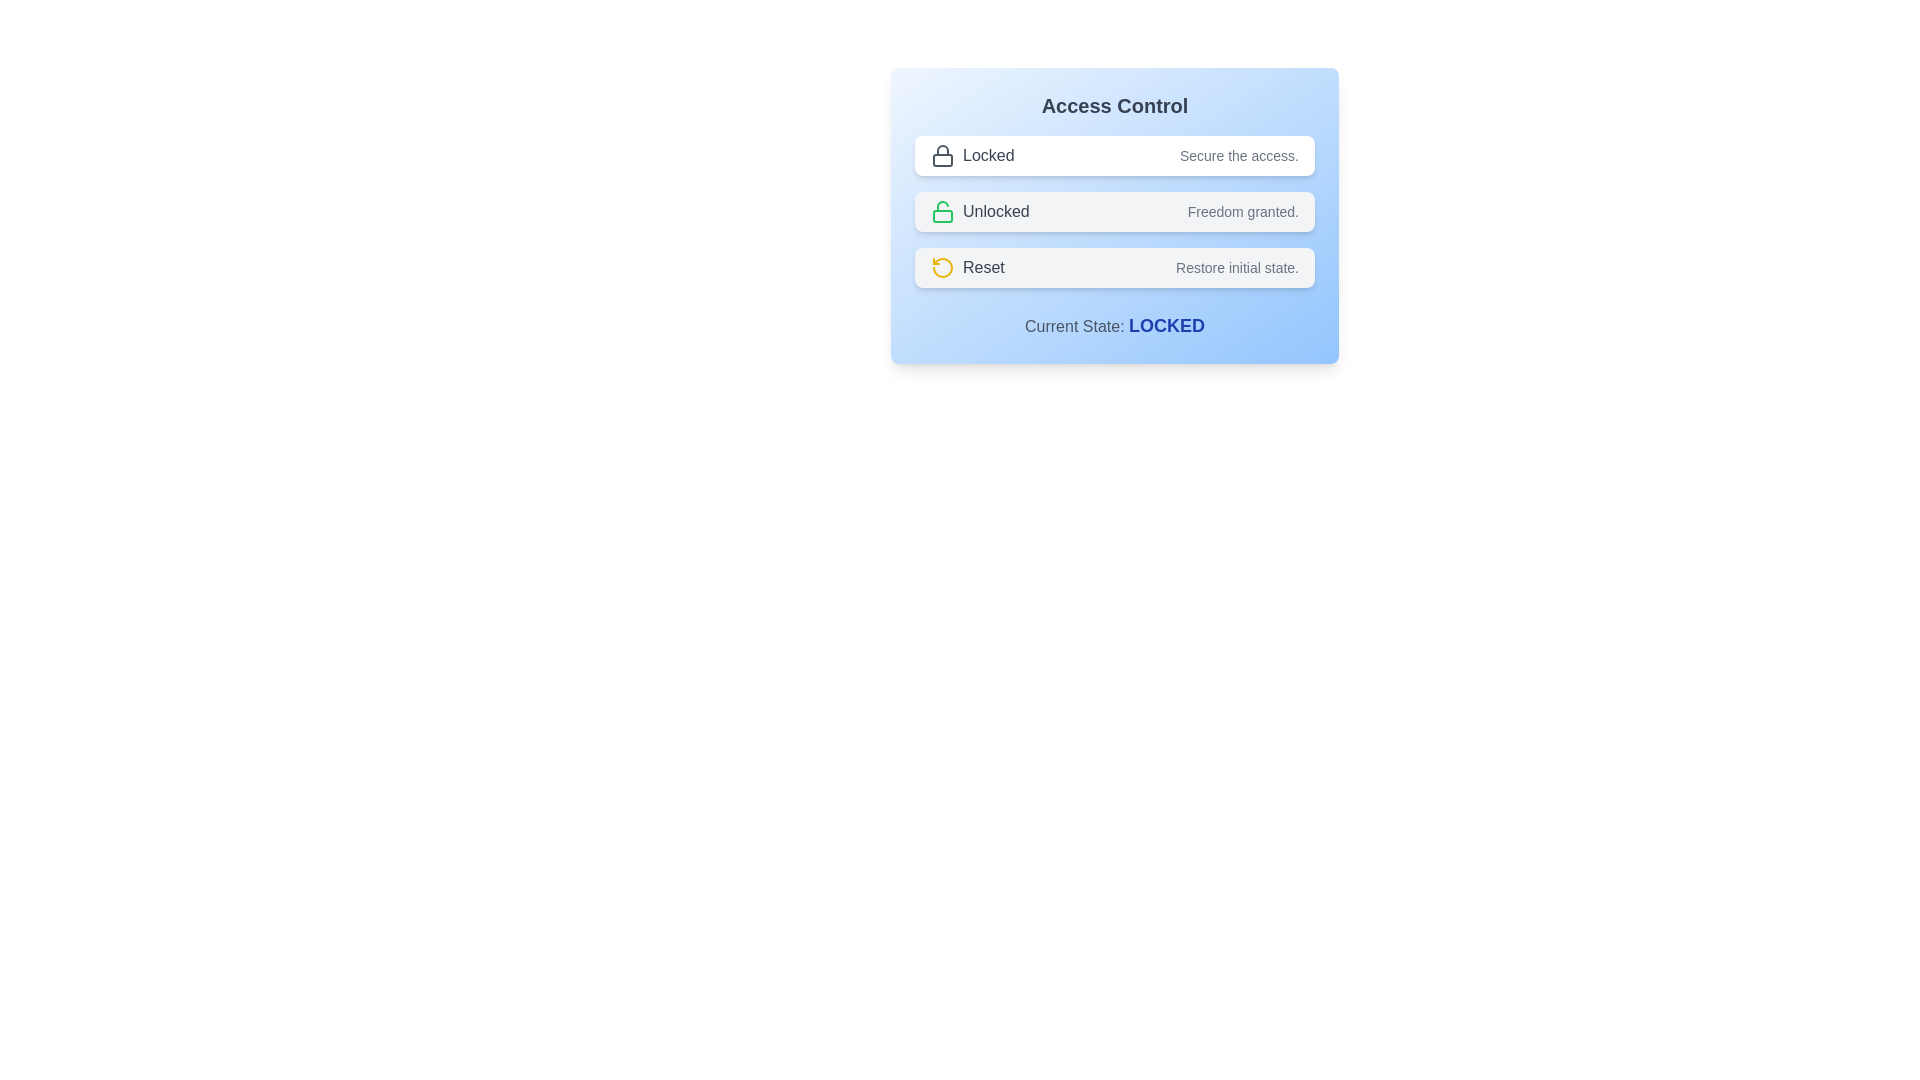 The height and width of the screenshot is (1080, 1920). What do you see at coordinates (1113, 266) in the screenshot?
I see `the 'Reset' button to restore the initial state` at bounding box center [1113, 266].